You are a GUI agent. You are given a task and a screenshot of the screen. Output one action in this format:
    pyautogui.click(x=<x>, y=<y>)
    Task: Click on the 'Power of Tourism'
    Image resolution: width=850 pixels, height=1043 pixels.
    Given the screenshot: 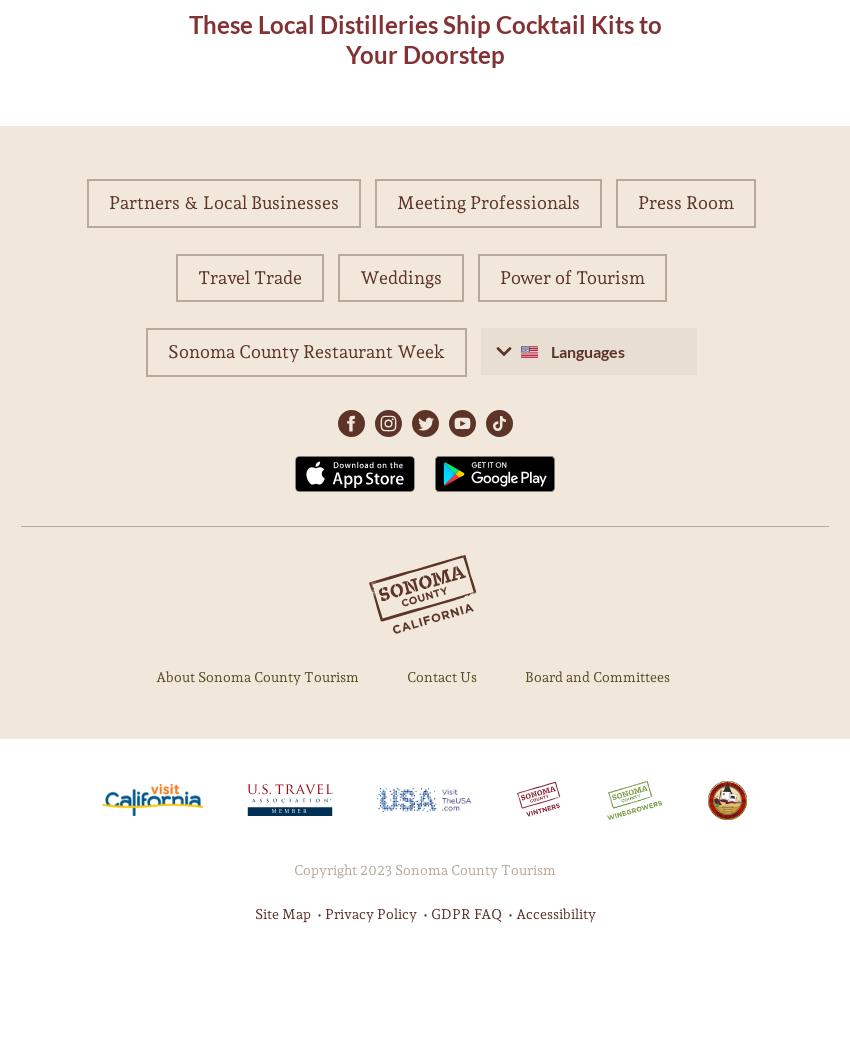 What is the action you would take?
    pyautogui.click(x=499, y=276)
    